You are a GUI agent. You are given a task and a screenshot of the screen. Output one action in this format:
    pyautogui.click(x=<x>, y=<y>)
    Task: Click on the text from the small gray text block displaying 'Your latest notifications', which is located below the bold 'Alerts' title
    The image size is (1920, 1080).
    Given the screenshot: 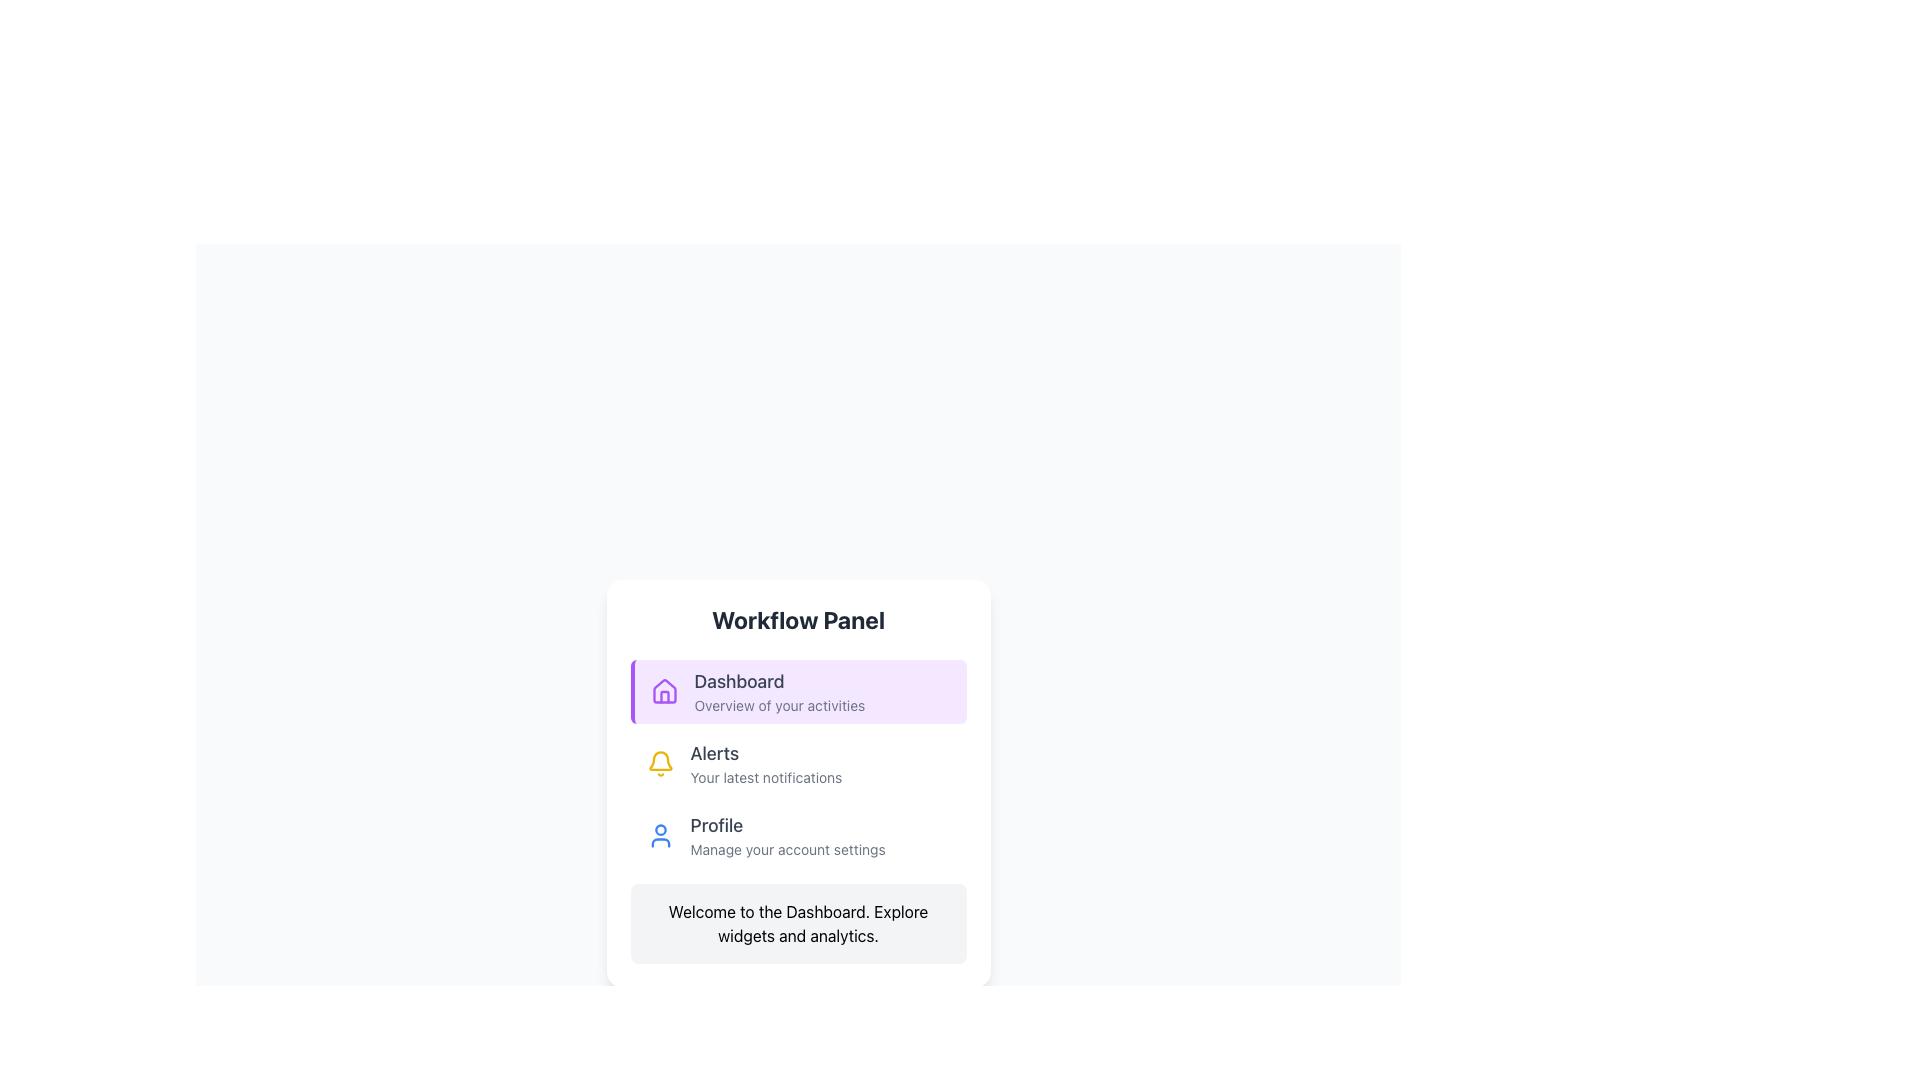 What is the action you would take?
    pyautogui.click(x=765, y=777)
    